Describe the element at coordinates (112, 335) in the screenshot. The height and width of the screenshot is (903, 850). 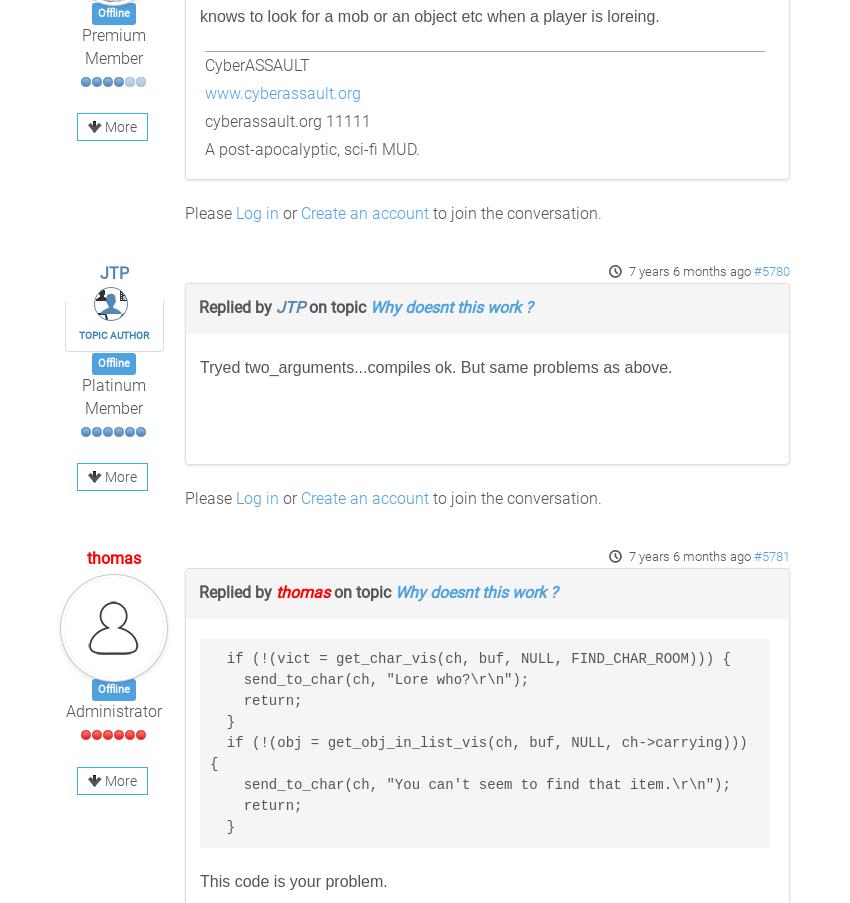
I see `'Topic Author'` at that location.